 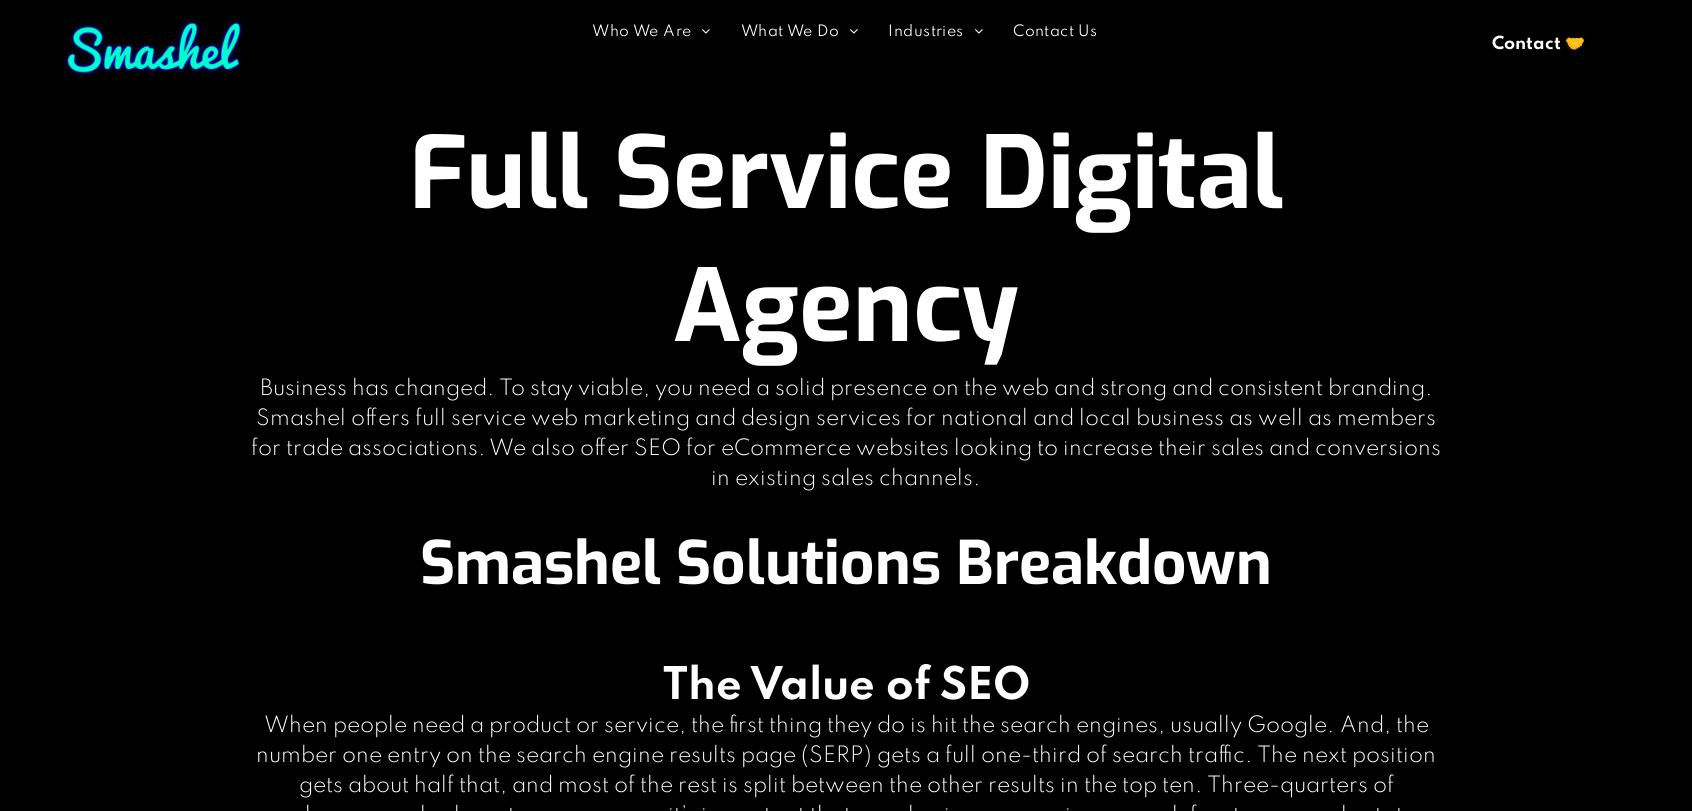 What do you see at coordinates (902, 57) in the screenshot?
I see `'Real Estate'` at bounding box center [902, 57].